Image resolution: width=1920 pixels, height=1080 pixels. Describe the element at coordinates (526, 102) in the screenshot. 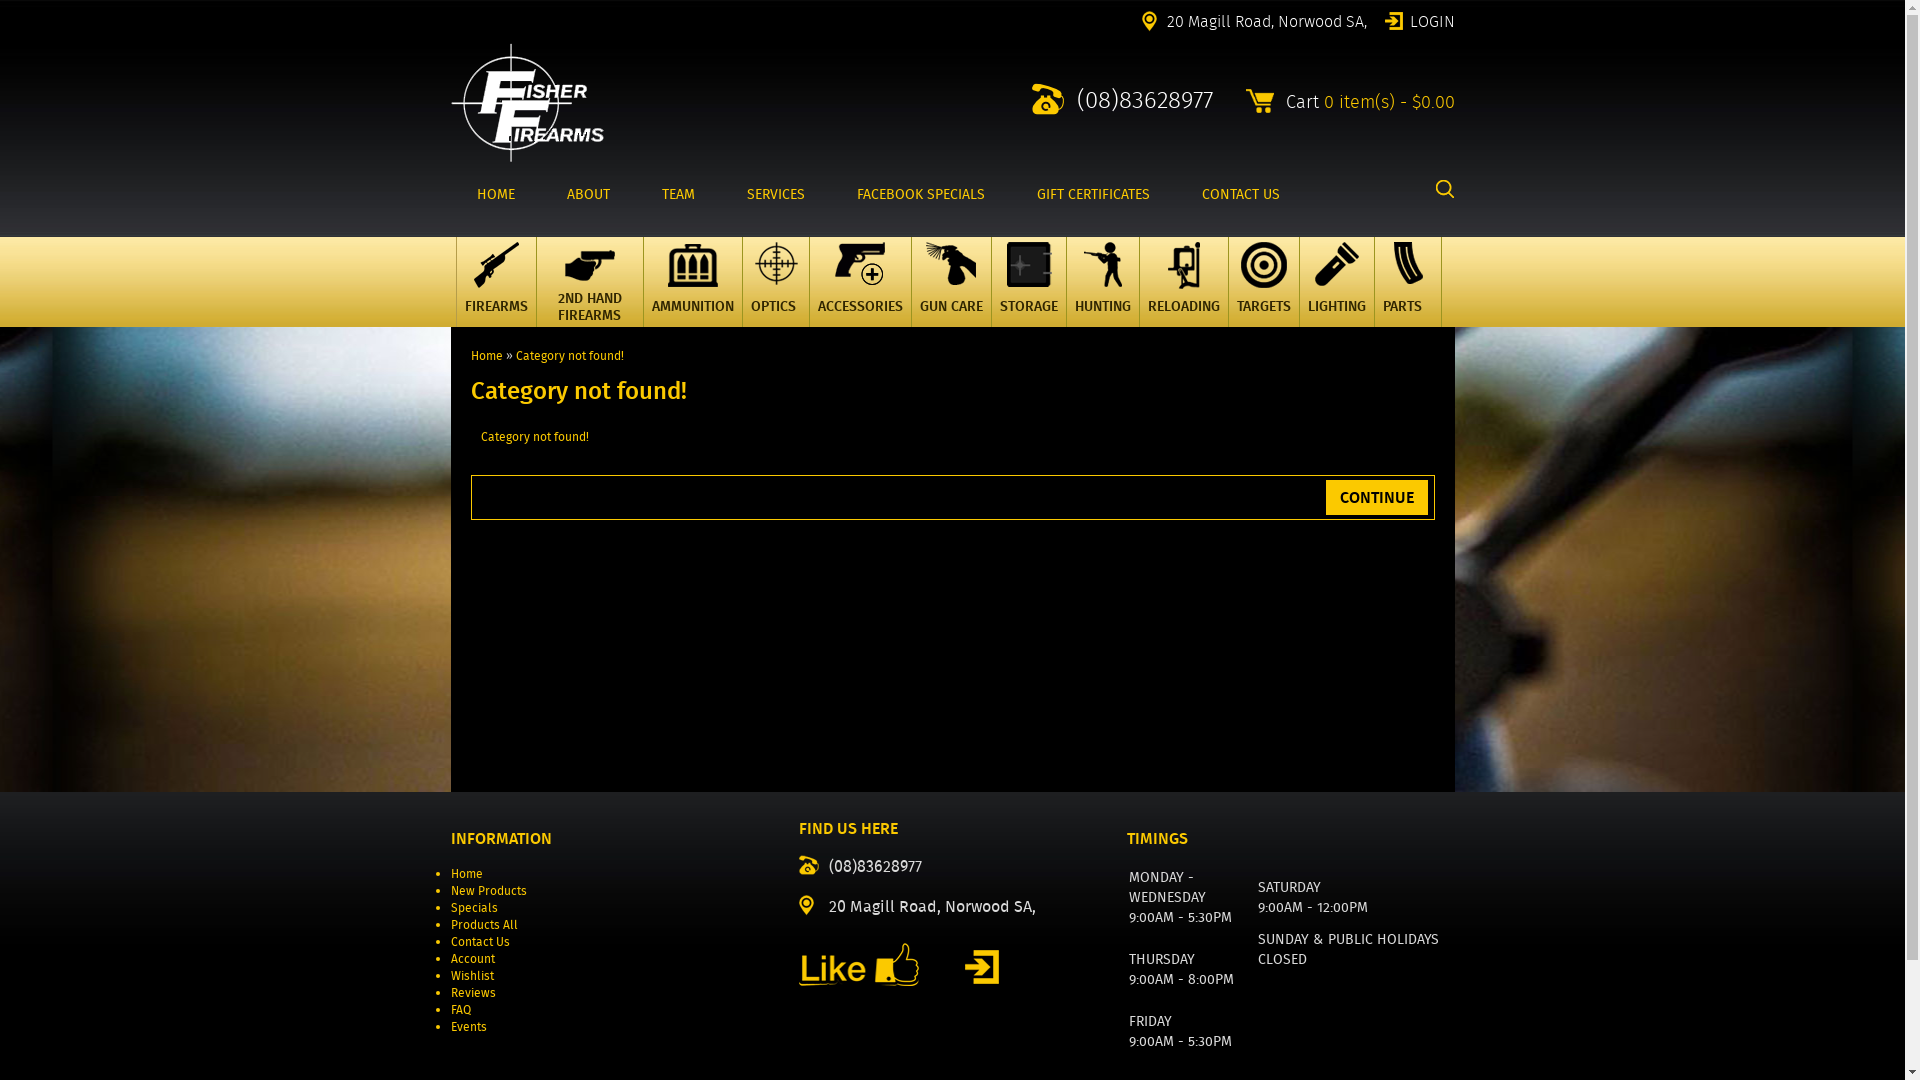

I see `'Fisher Firearms'` at that location.